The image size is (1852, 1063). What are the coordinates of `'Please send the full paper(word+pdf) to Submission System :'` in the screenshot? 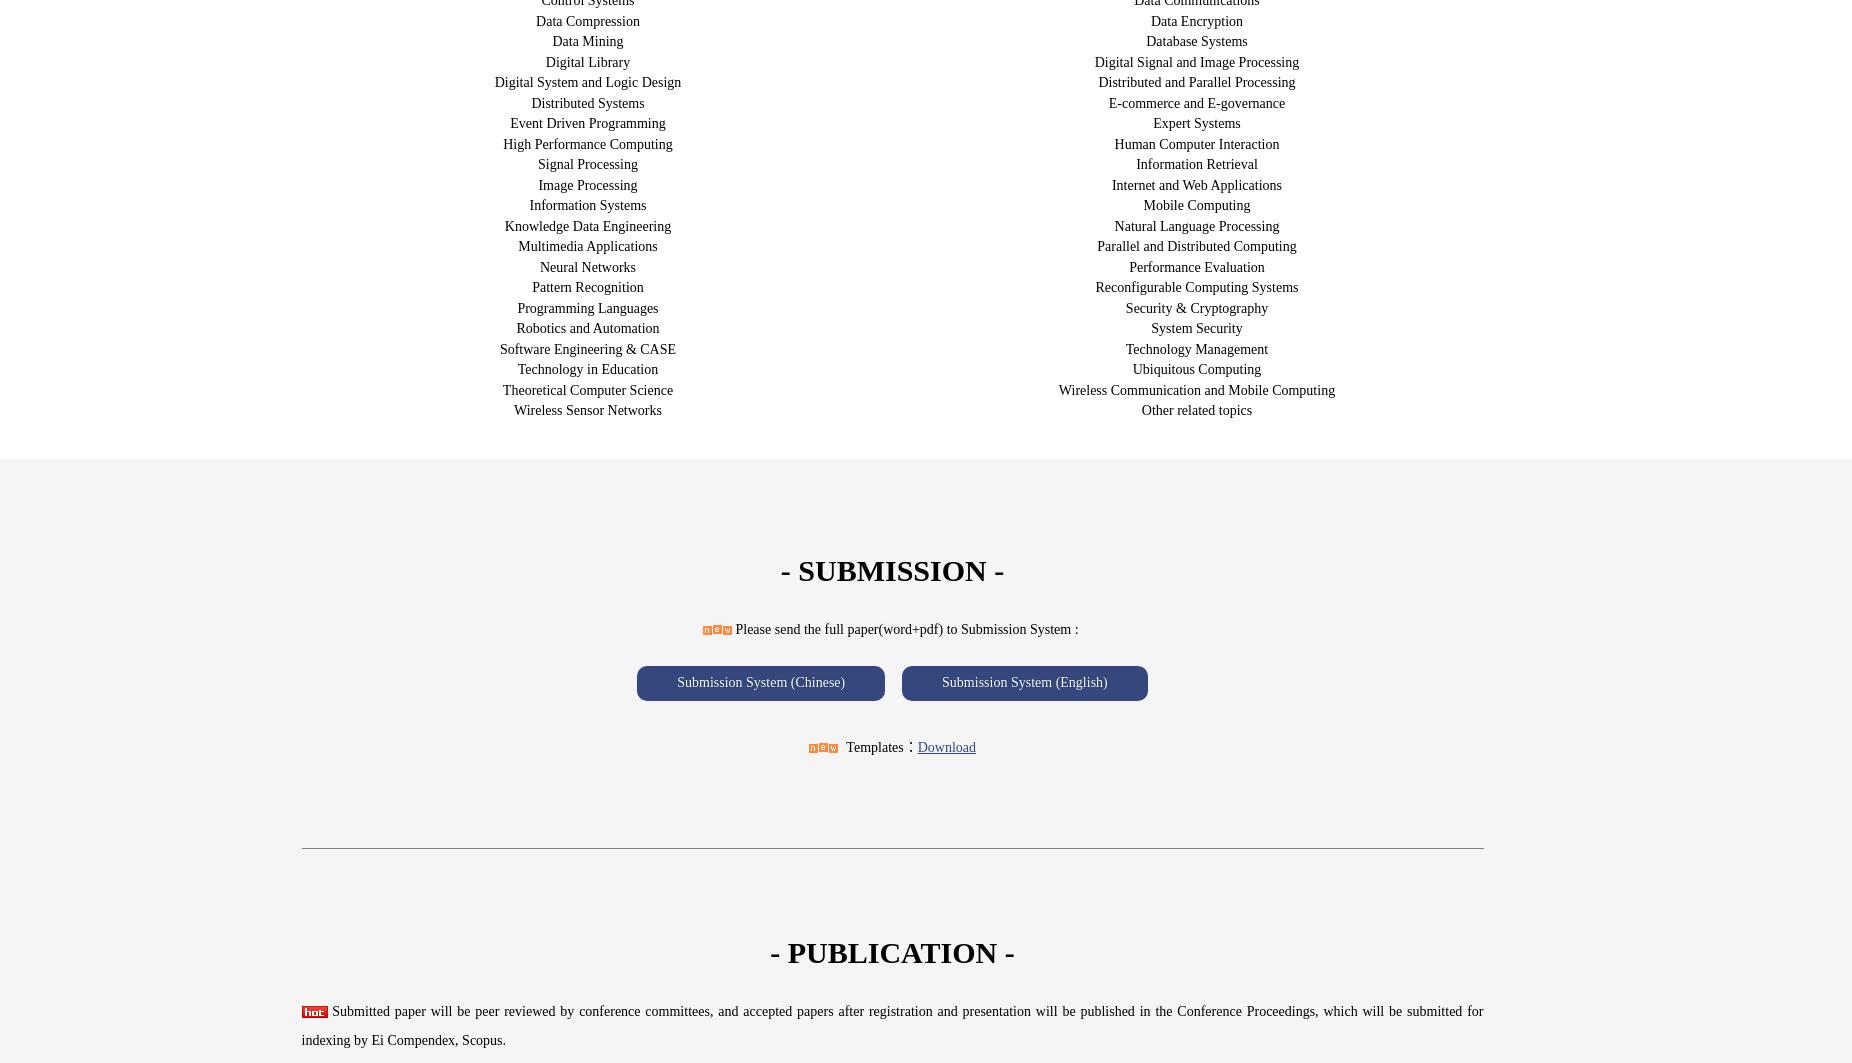 It's located at (906, 627).